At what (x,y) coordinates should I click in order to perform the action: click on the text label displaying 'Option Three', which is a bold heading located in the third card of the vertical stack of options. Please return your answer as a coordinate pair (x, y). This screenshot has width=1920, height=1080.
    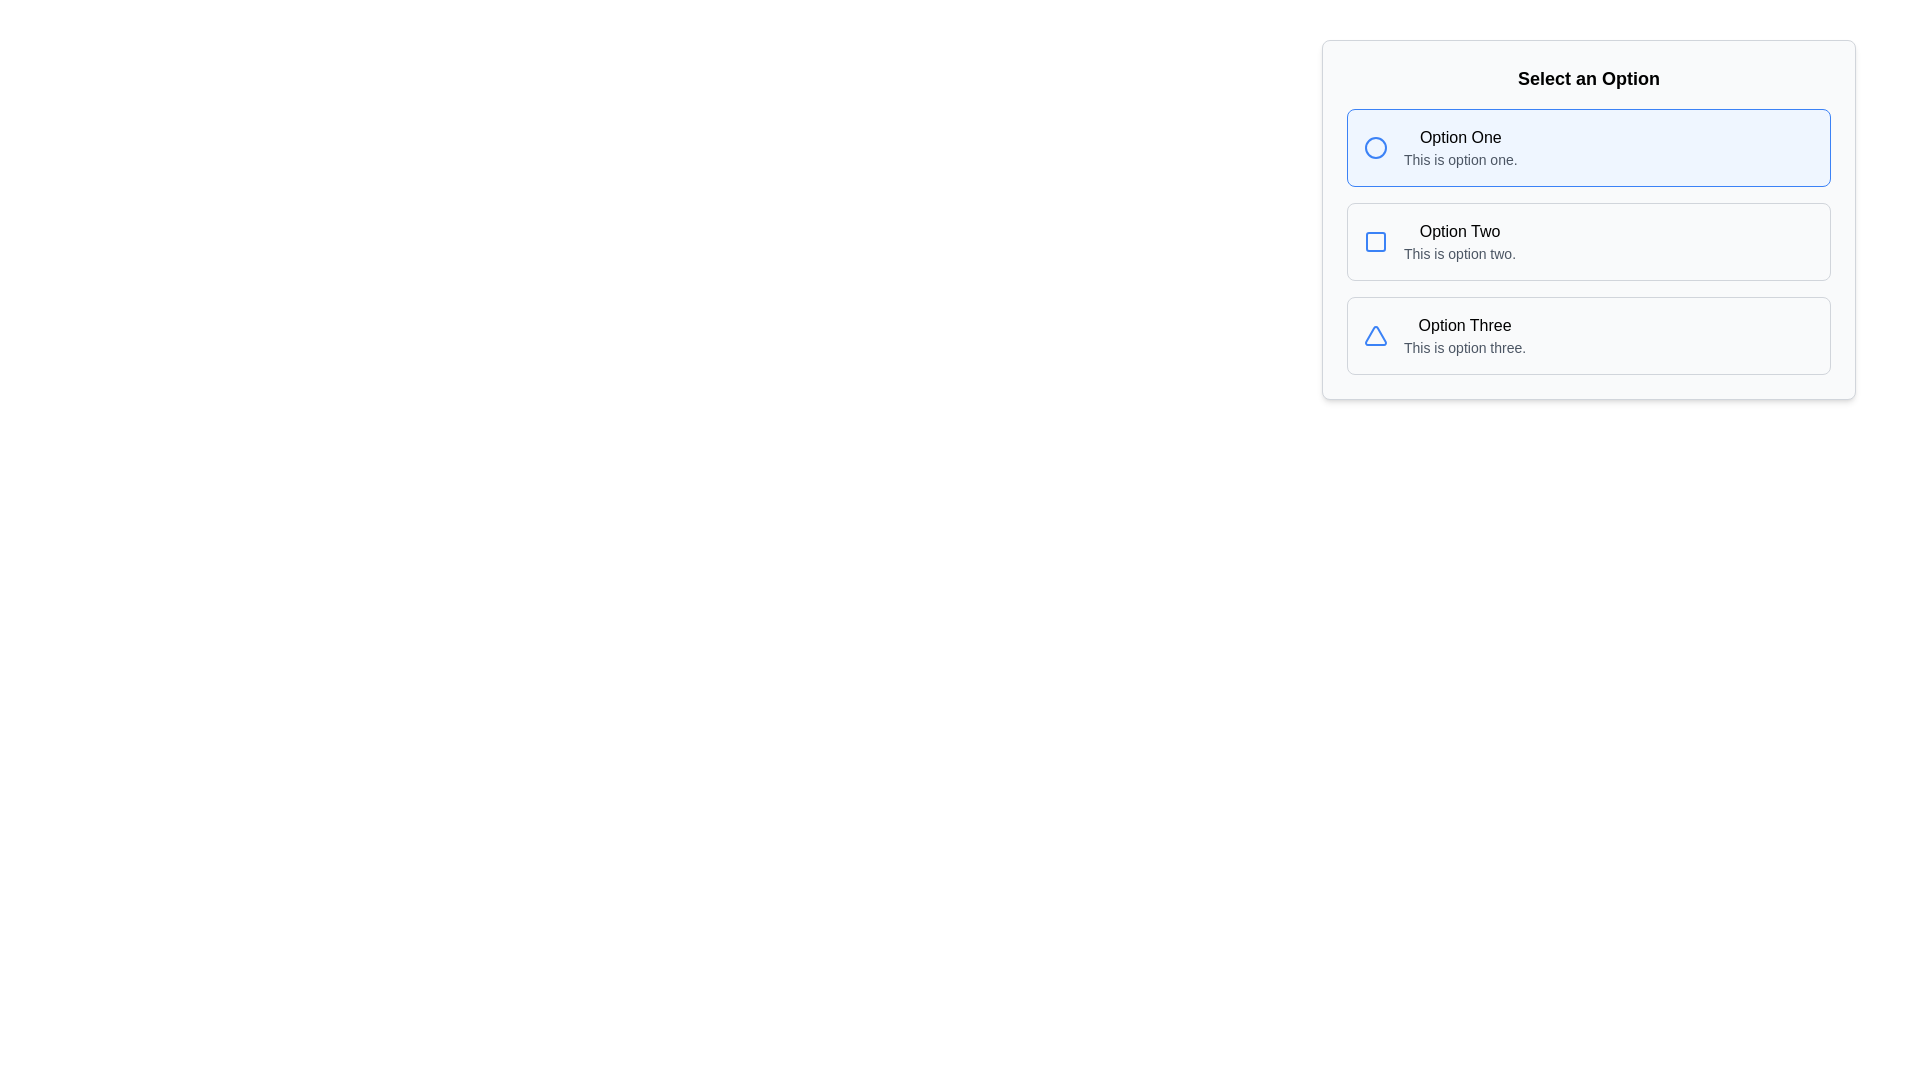
    Looking at the image, I should click on (1465, 325).